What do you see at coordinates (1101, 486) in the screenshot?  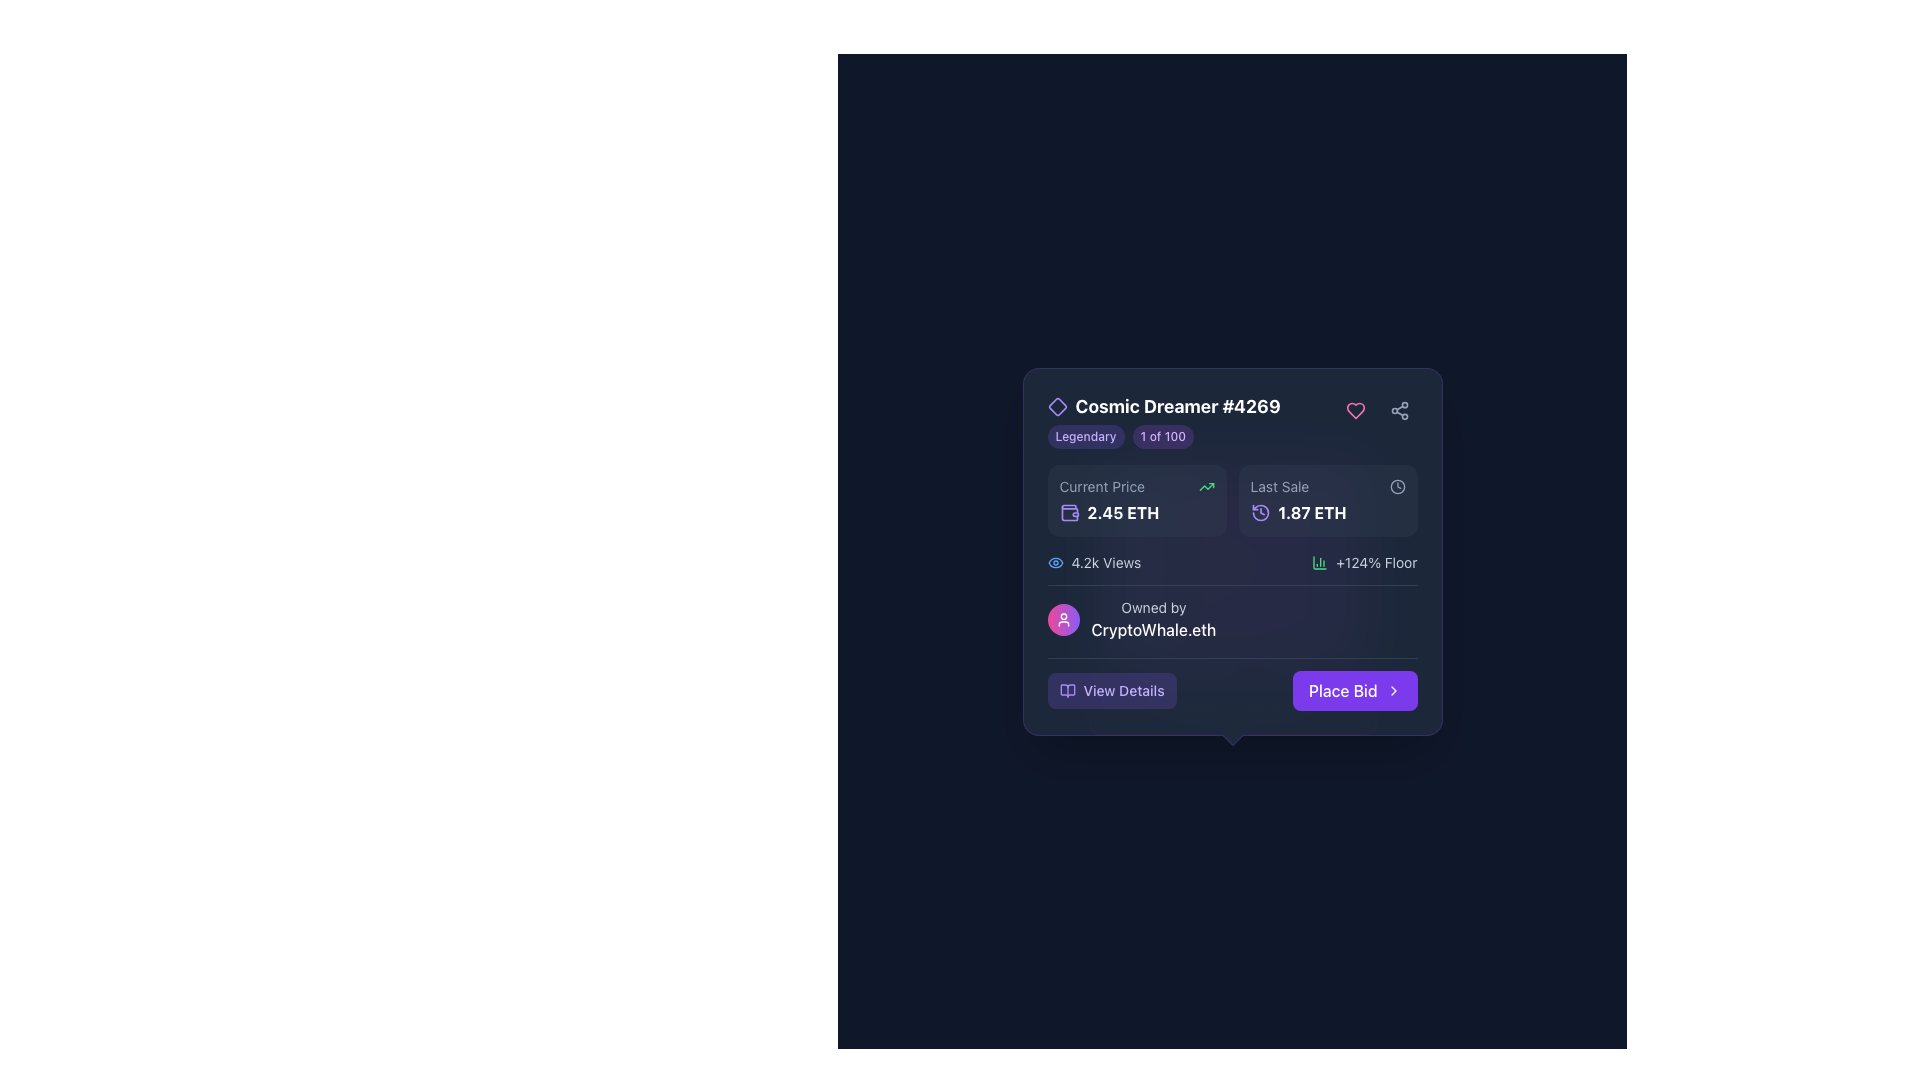 I see `text label that indicates the current price of an item or asset, positioned within a rectangular section of a UI widget, aligned on the left next to a graph icon` at bounding box center [1101, 486].